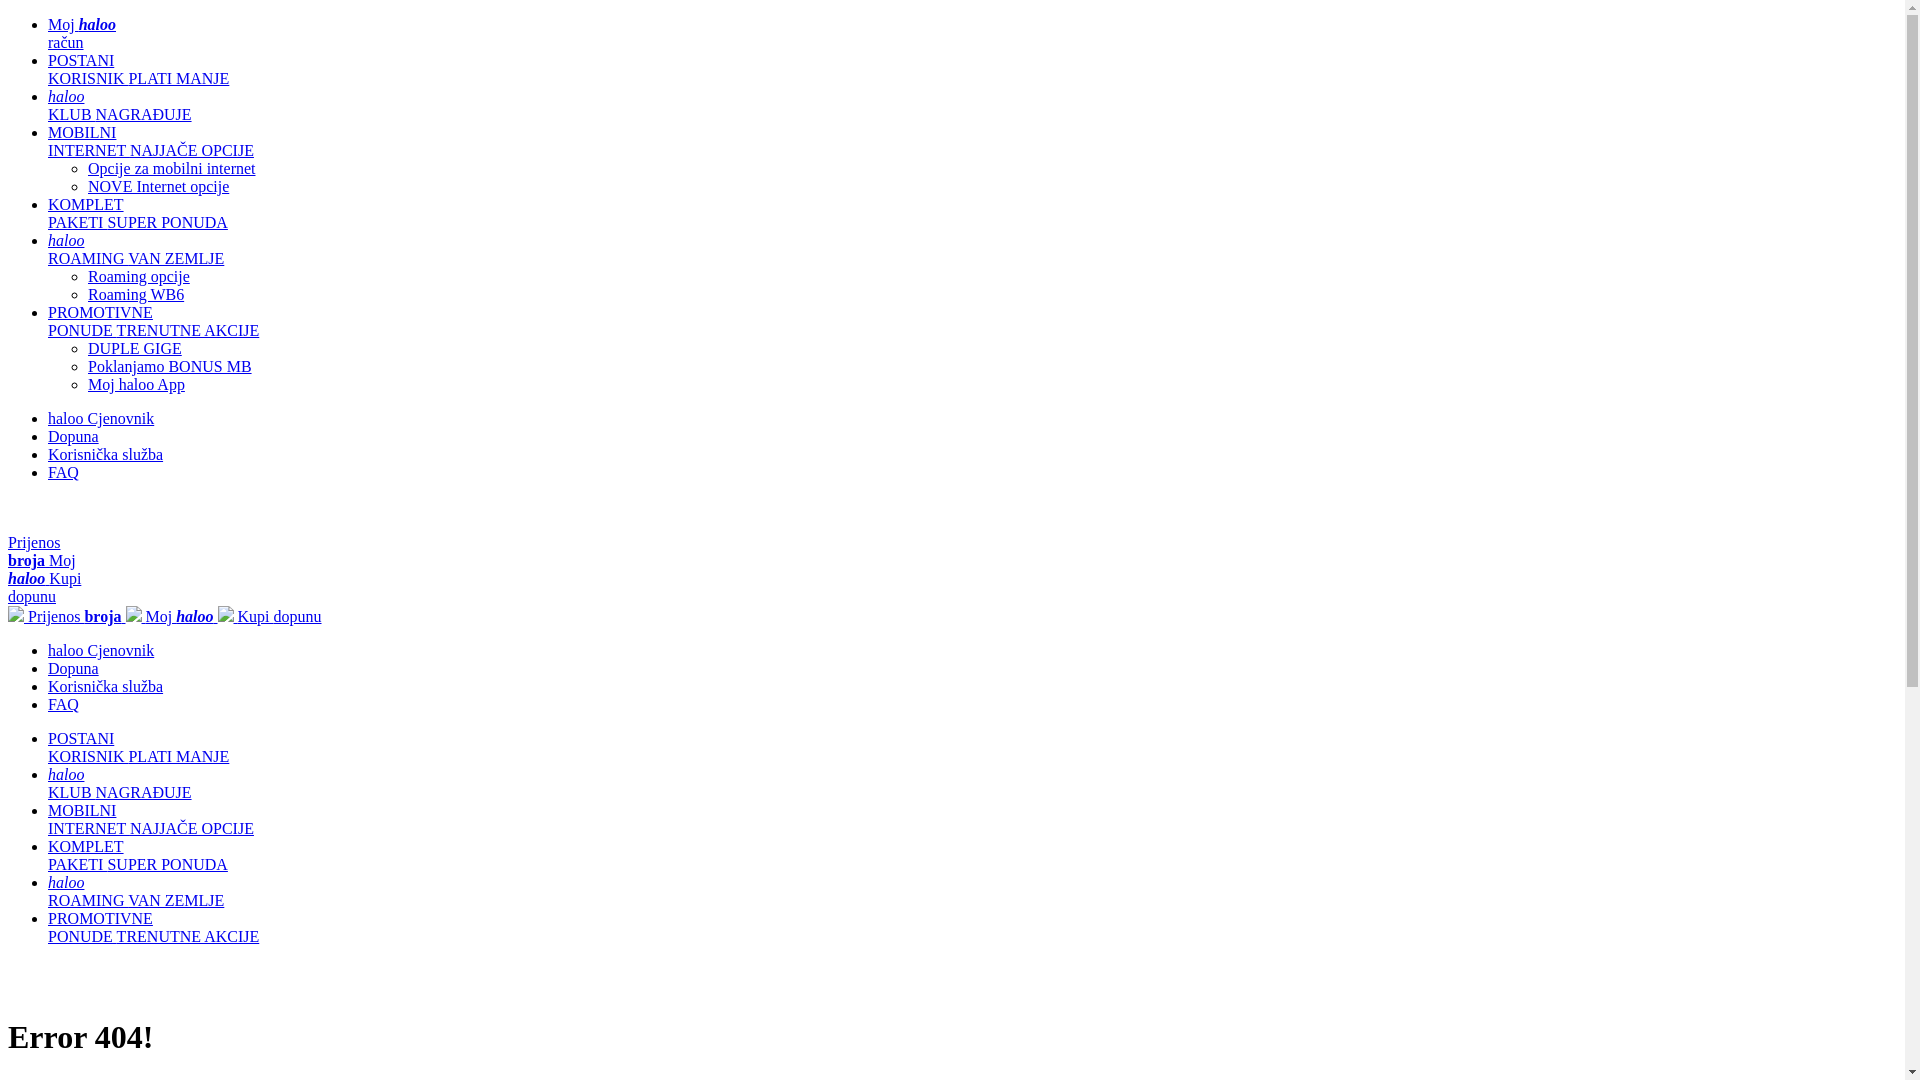 Image resolution: width=1920 pixels, height=1080 pixels. What do you see at coordinates (63, 703) in the screenshot?
I see `'FAQ'` at bounding box center [63, 703].